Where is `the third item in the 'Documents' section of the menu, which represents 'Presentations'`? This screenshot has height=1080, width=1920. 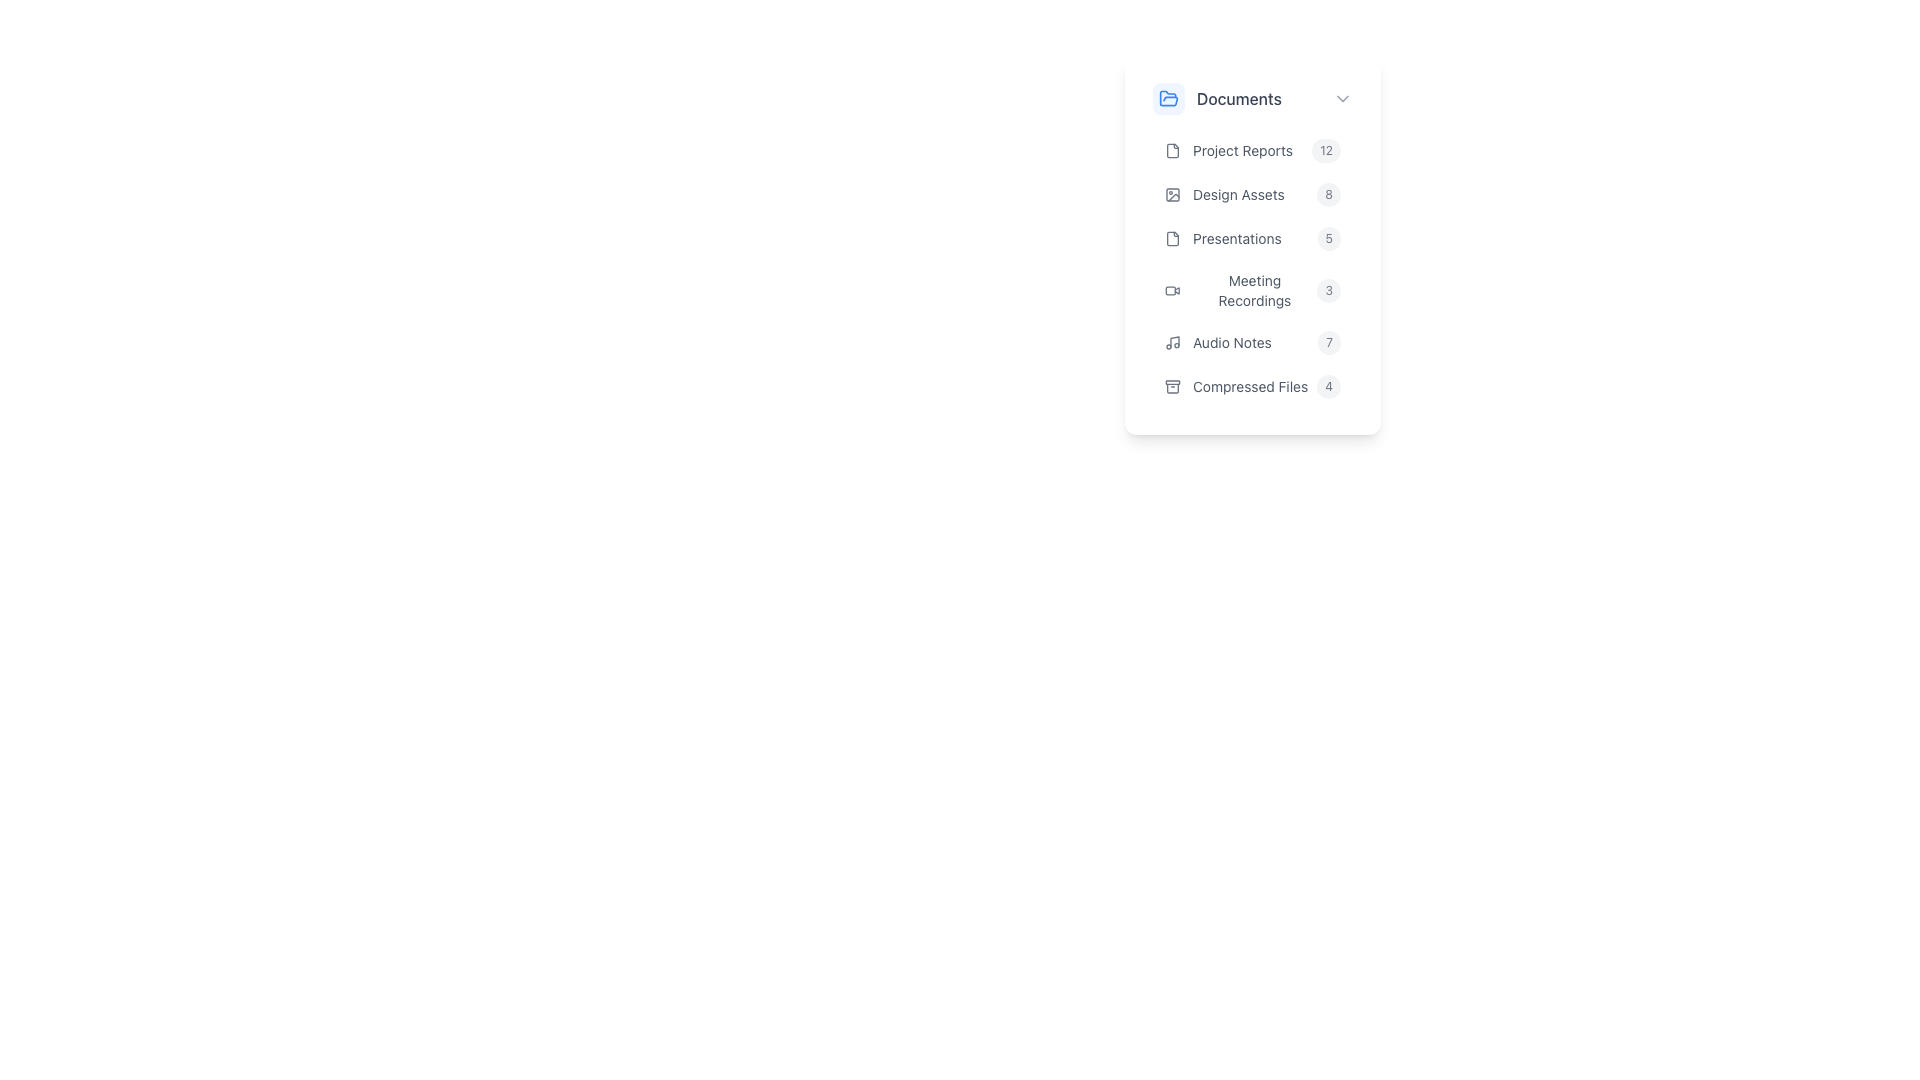 the third item in the 'Documents' section of the menu, which represents 'Presentations' is located at coordinates (1251, 238).